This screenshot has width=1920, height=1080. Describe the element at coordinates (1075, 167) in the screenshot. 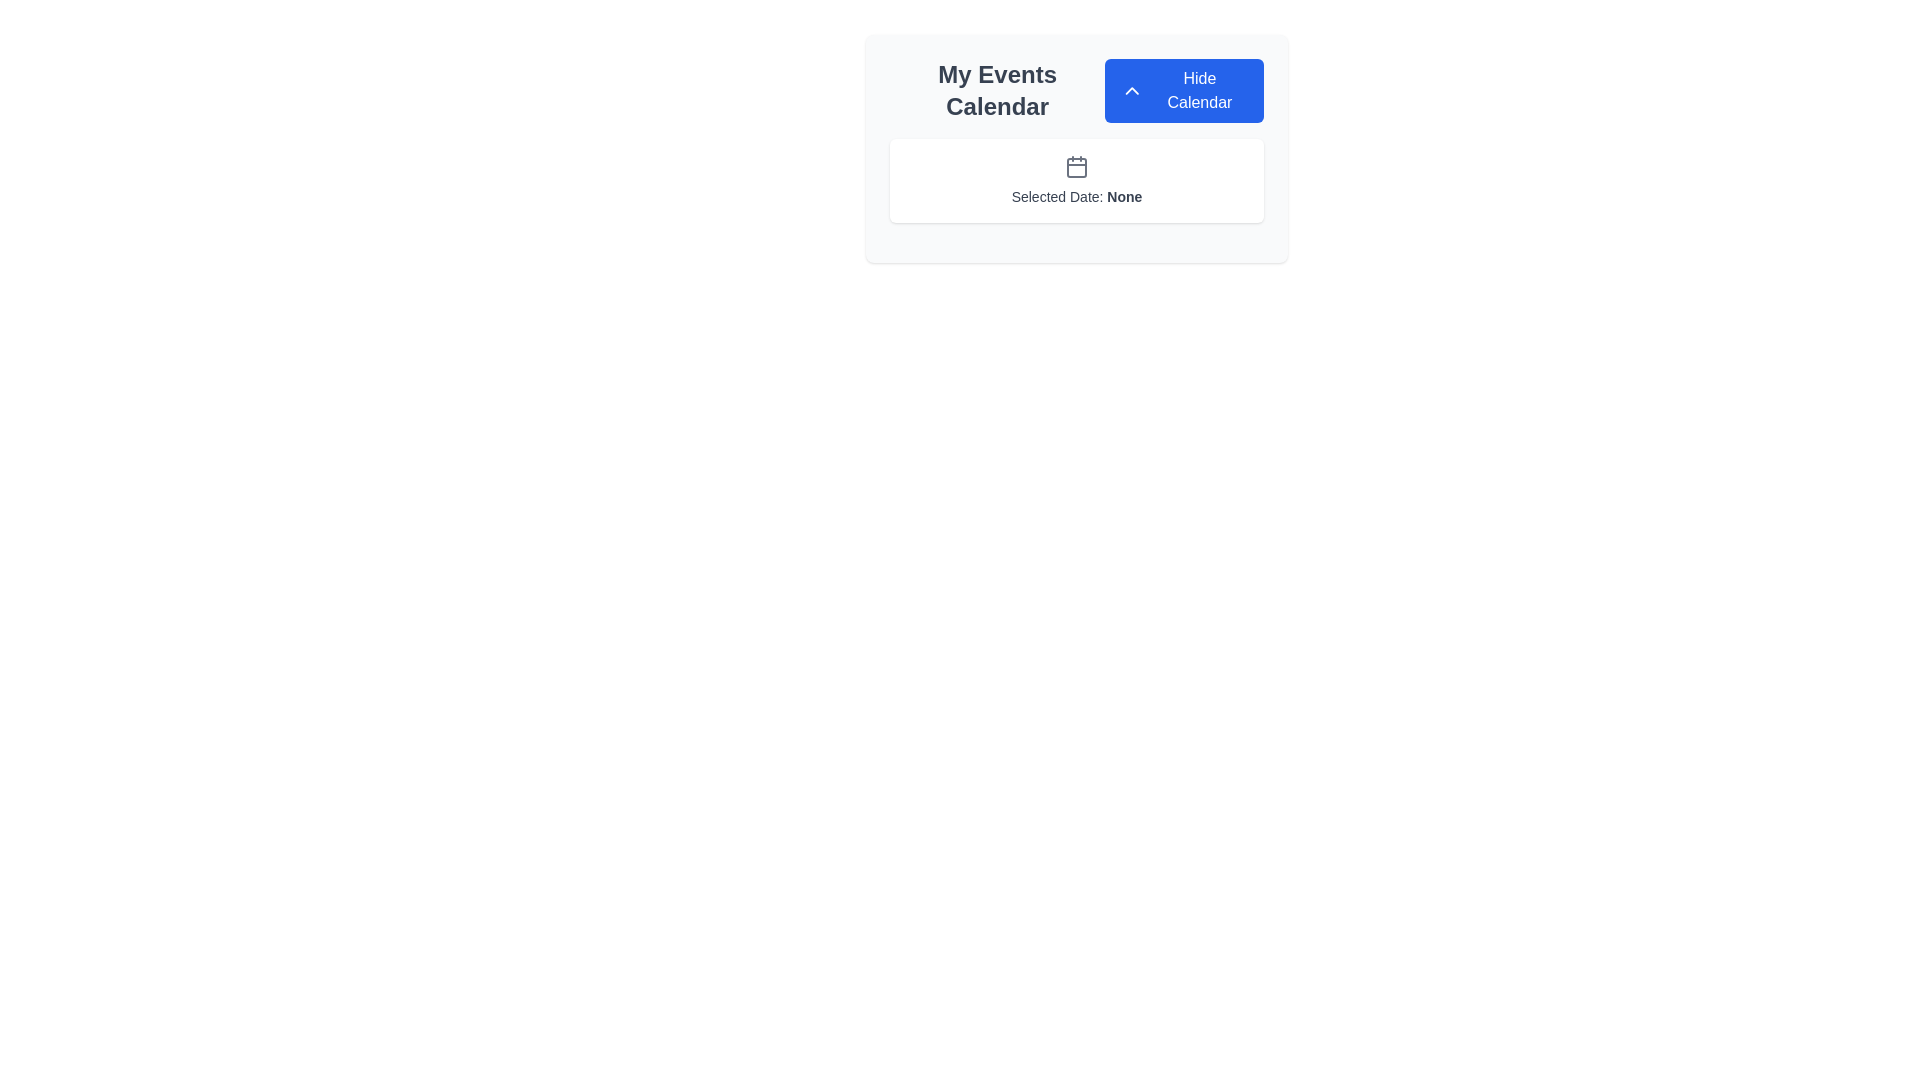

I see `the calendar interface icon located within the central rectangular area of the calendar component` at that location.